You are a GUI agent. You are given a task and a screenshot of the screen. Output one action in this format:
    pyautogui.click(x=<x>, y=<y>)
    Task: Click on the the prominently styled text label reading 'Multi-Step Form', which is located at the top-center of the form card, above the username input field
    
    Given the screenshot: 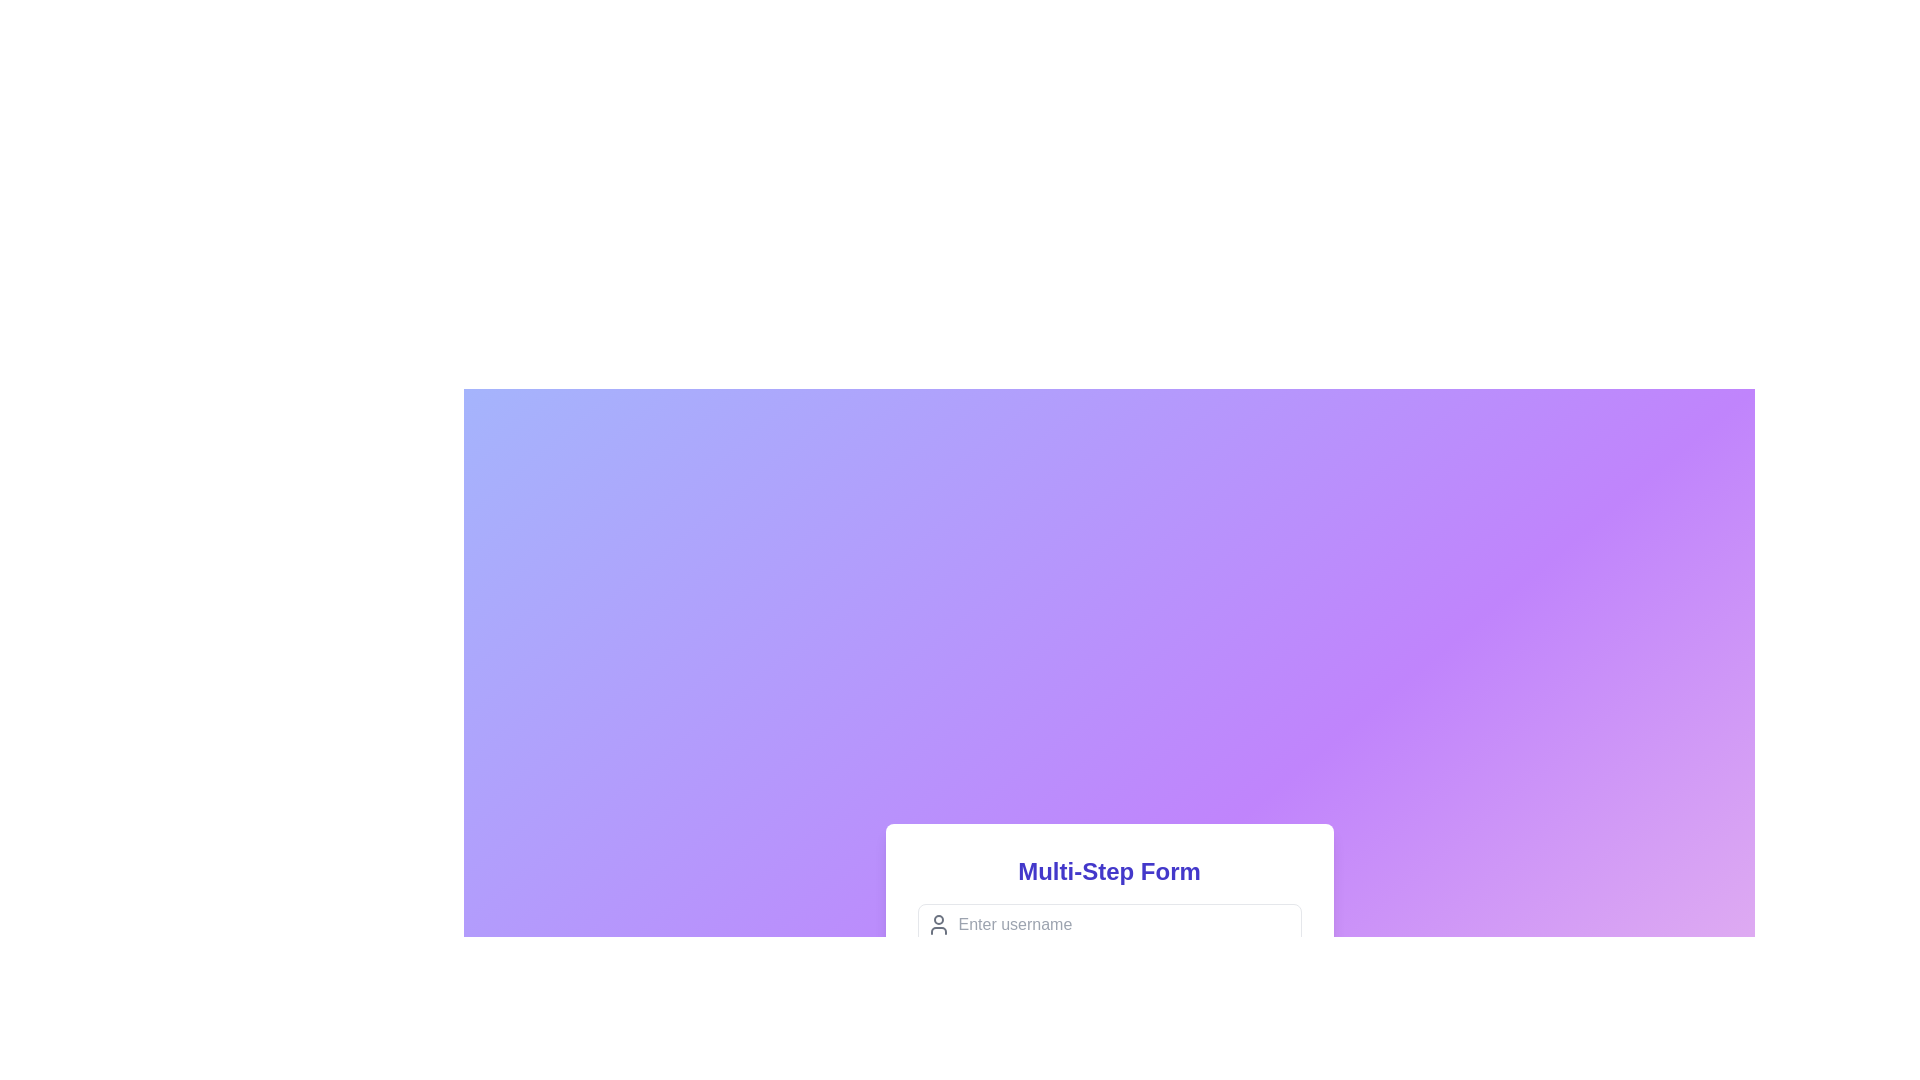 What is the action you would take?
    pyautogui.click(x=1108, y=870)
    